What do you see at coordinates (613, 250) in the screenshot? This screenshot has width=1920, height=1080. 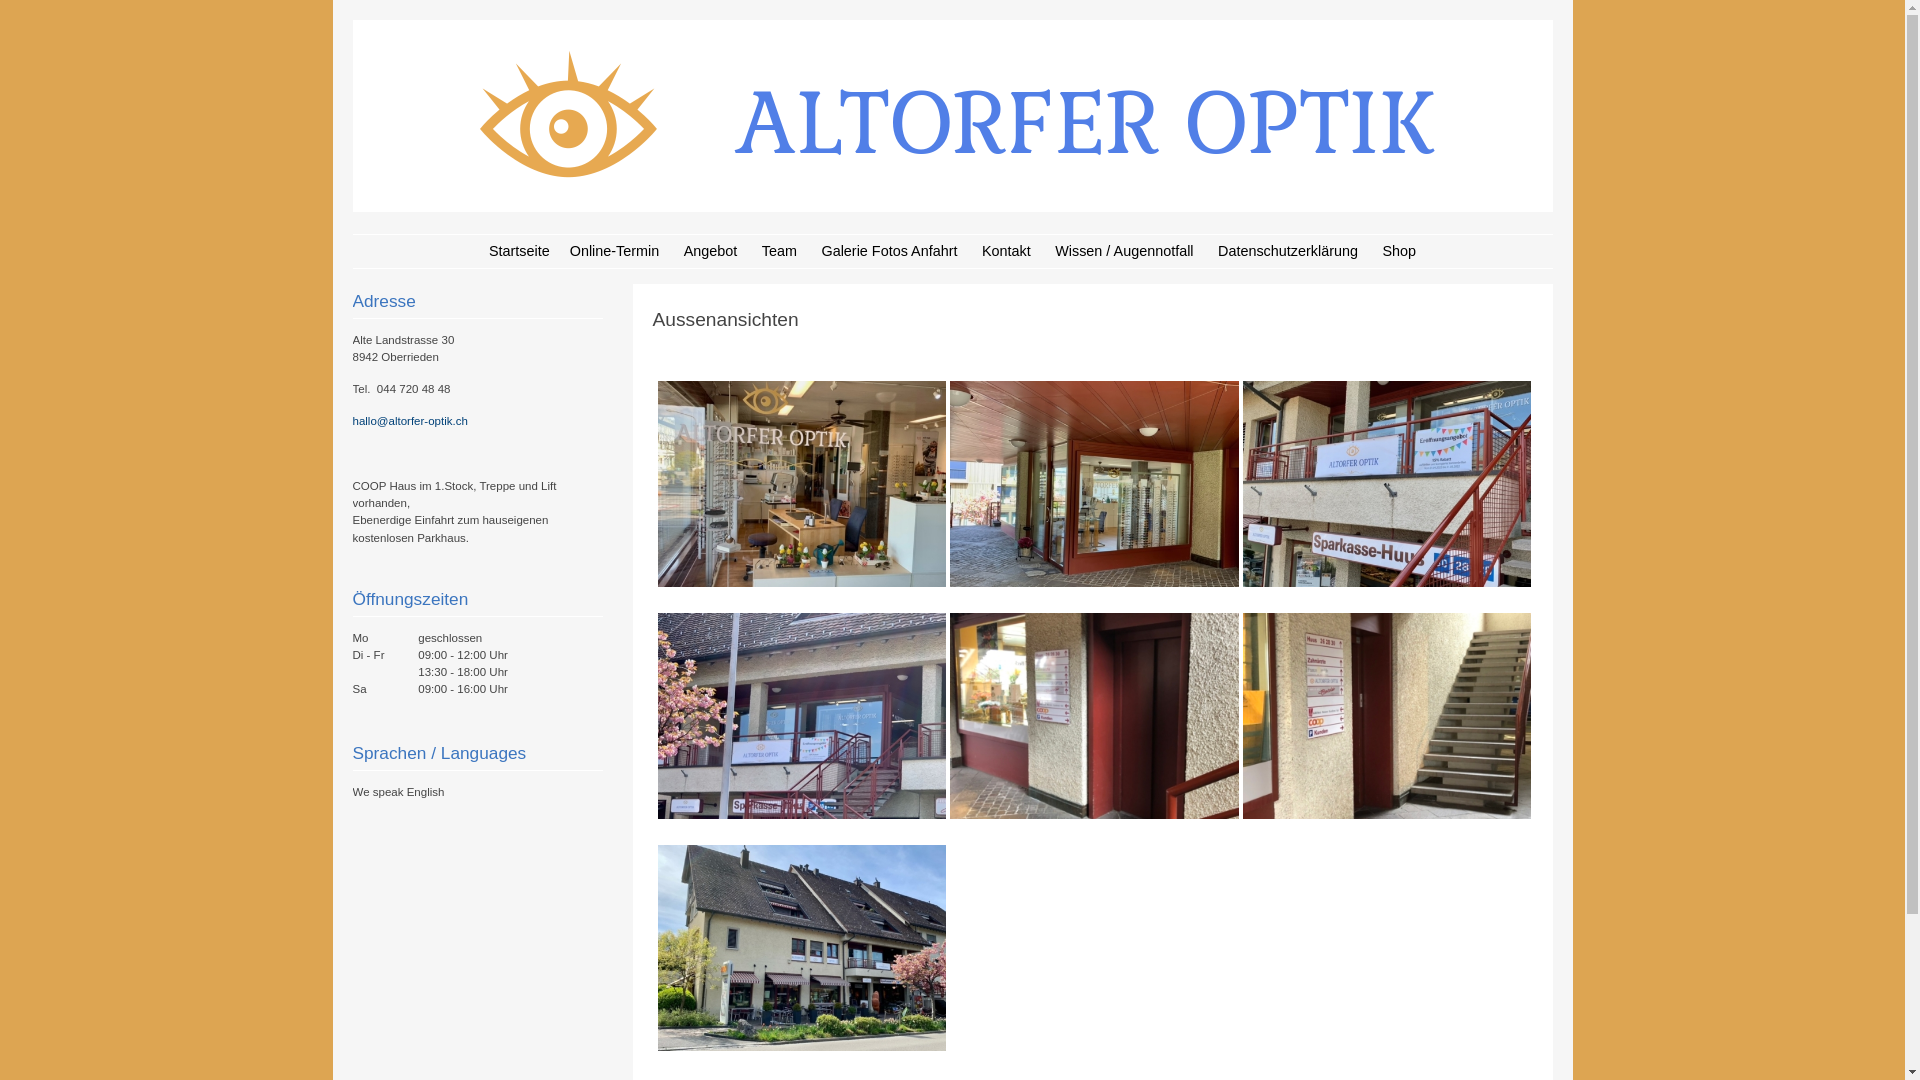 I see `'Online-Termin'` at bounding box center [613, 250].